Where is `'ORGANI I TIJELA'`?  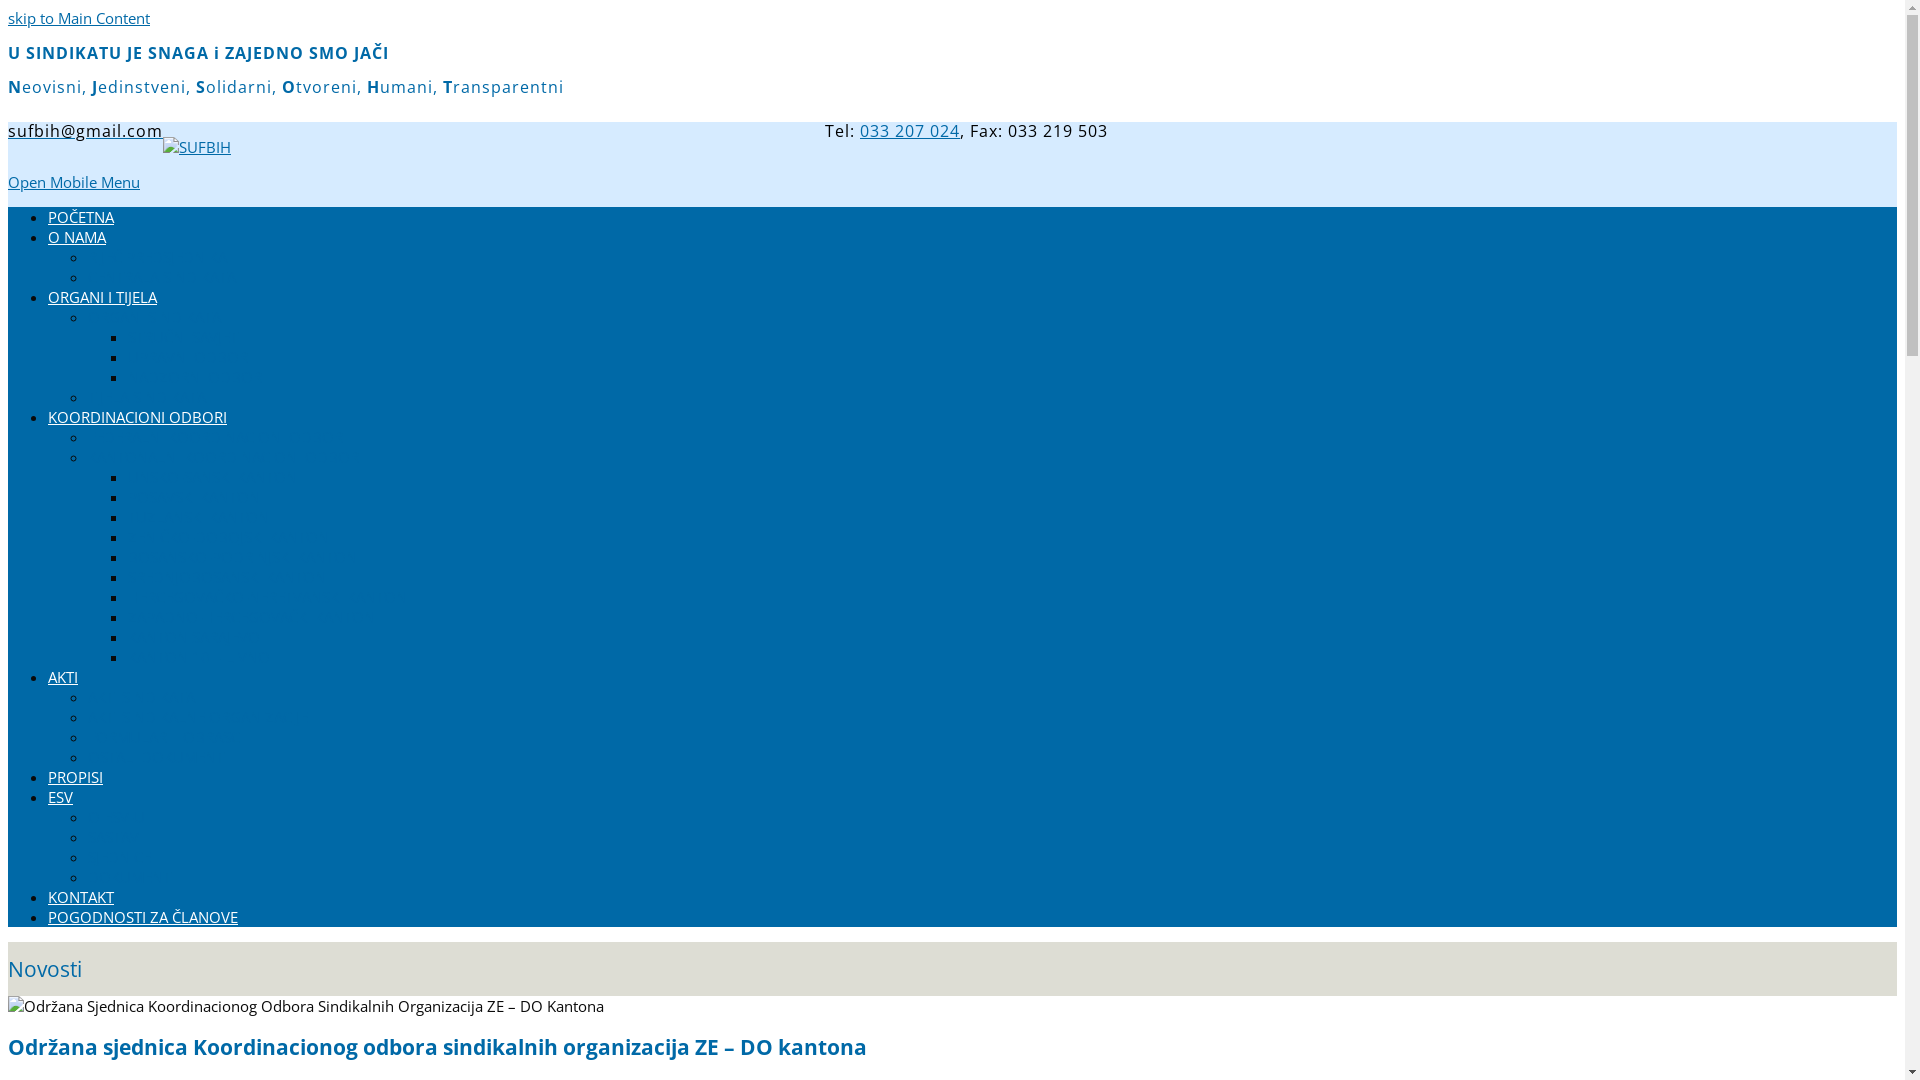
'ORGANI I TIJELA' is located at coordinates (101, 297).